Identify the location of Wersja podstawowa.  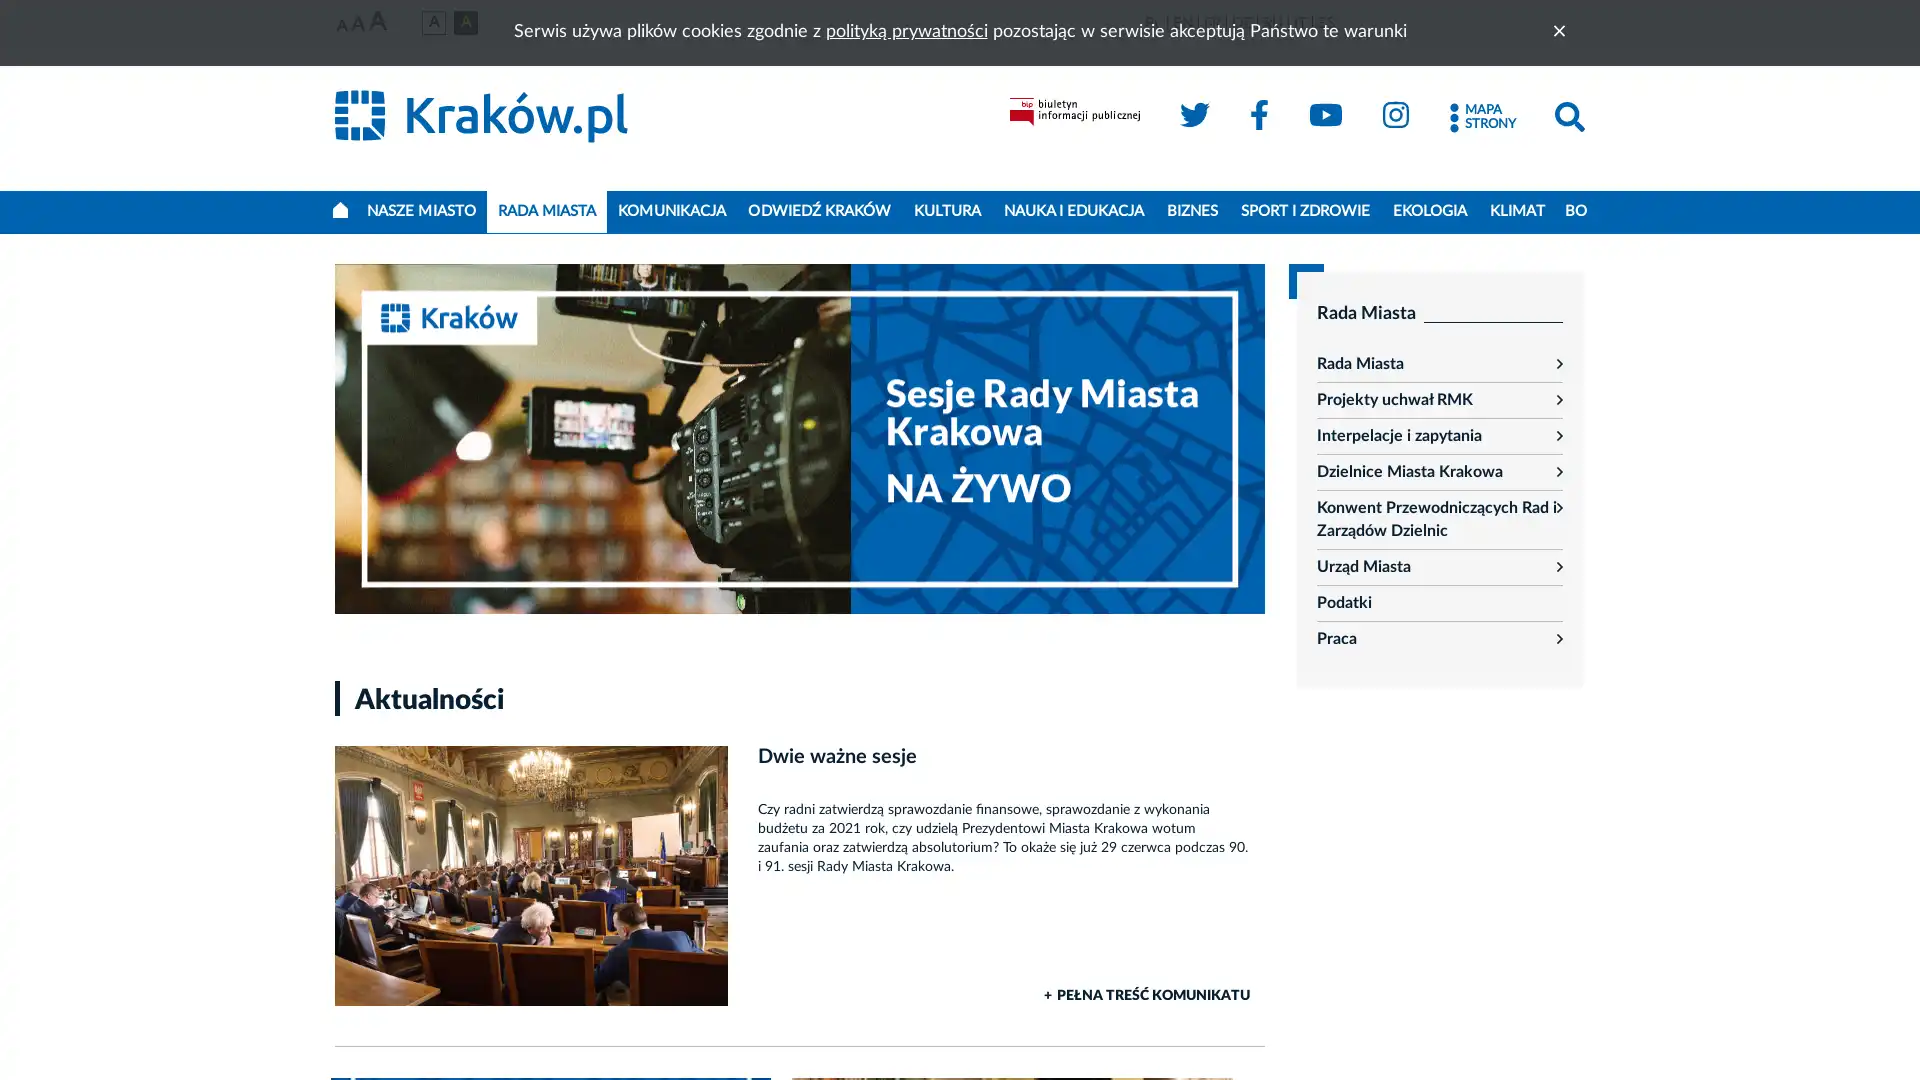
(432, 22).